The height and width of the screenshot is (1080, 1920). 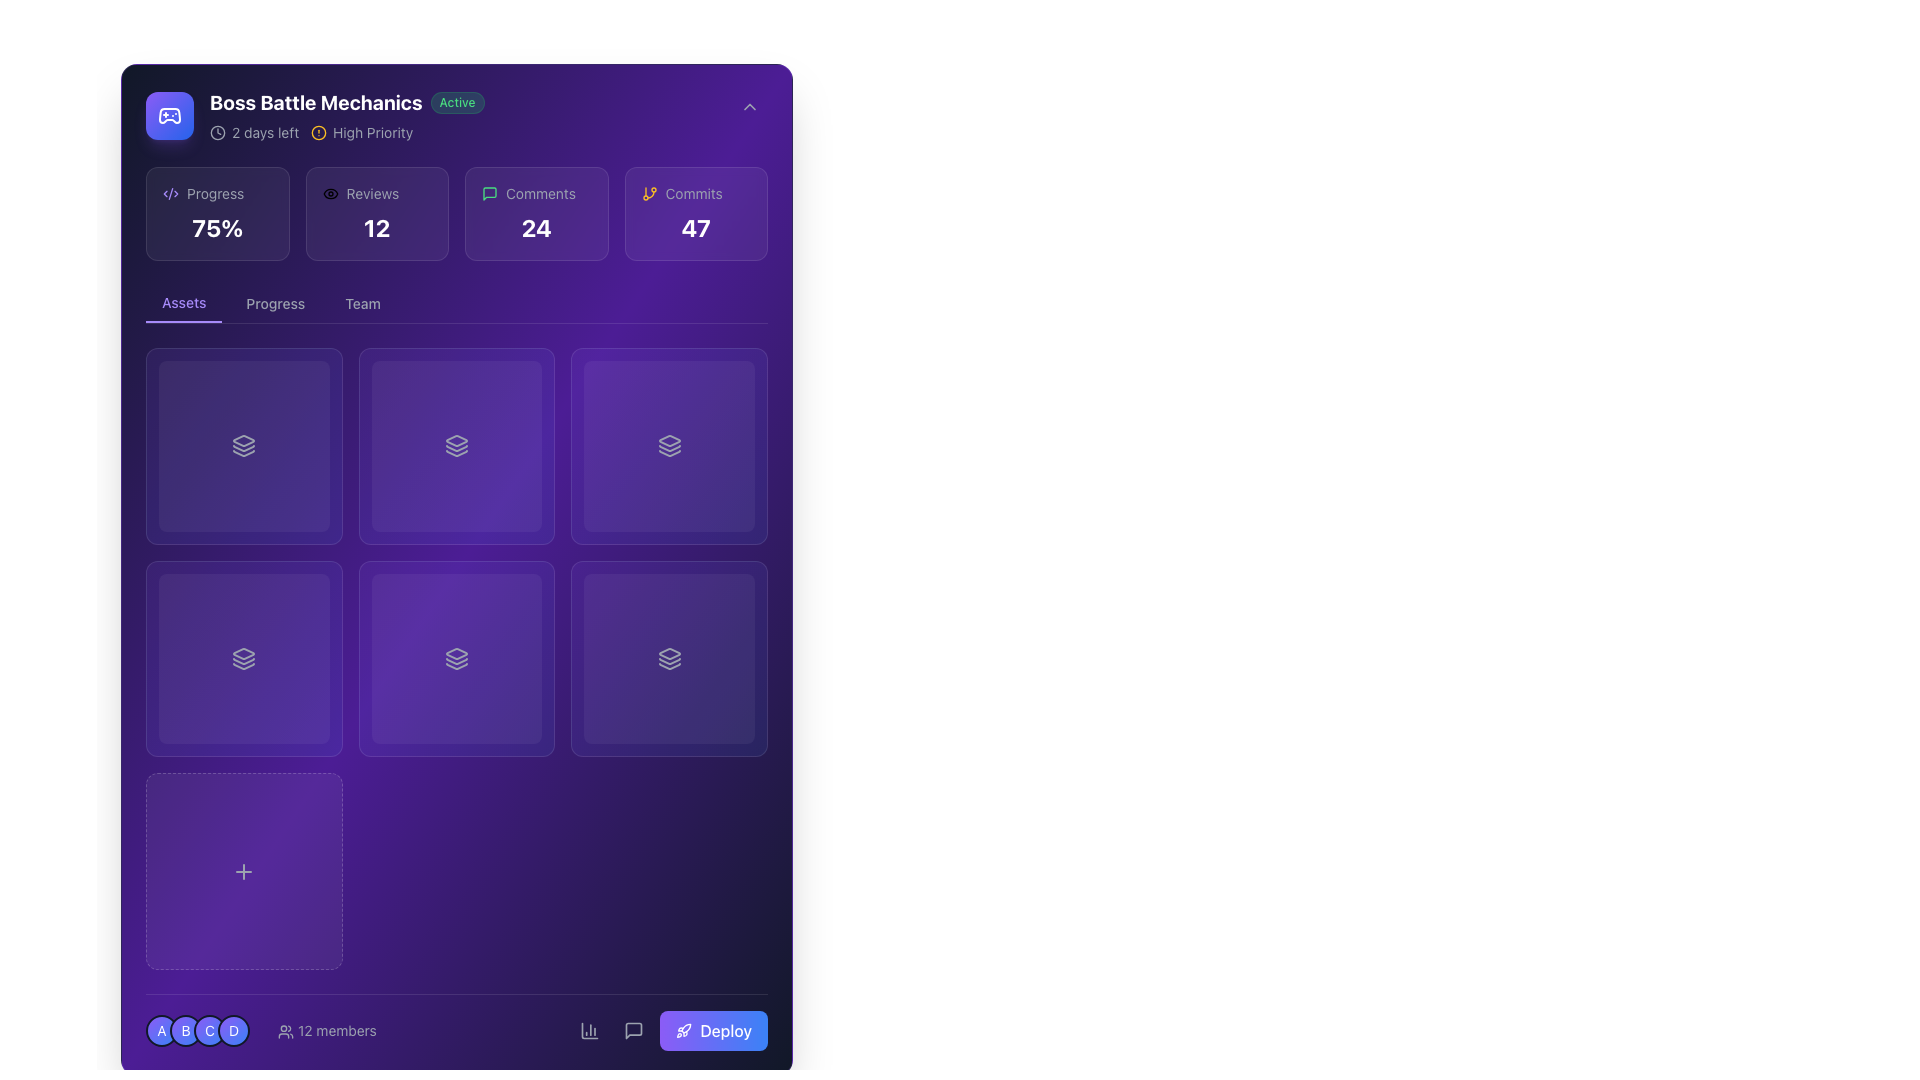 What do you see at coordinates (210, 1030) in the screenshot?
I see `the circular badge labeled 'C' which is the third in a horizontal sequence of four badges at the bottom-left corner of the interface for information` at bounding box center [210, 1030].